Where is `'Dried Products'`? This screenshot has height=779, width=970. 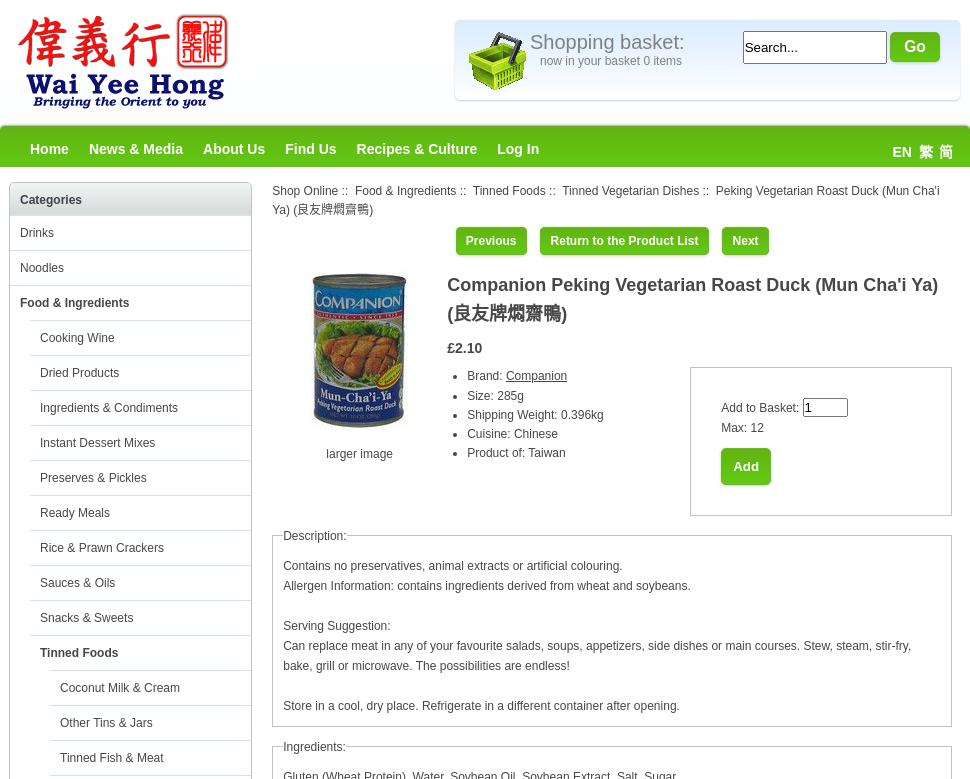 'Dried Products' is located at coordinates (78, 372).